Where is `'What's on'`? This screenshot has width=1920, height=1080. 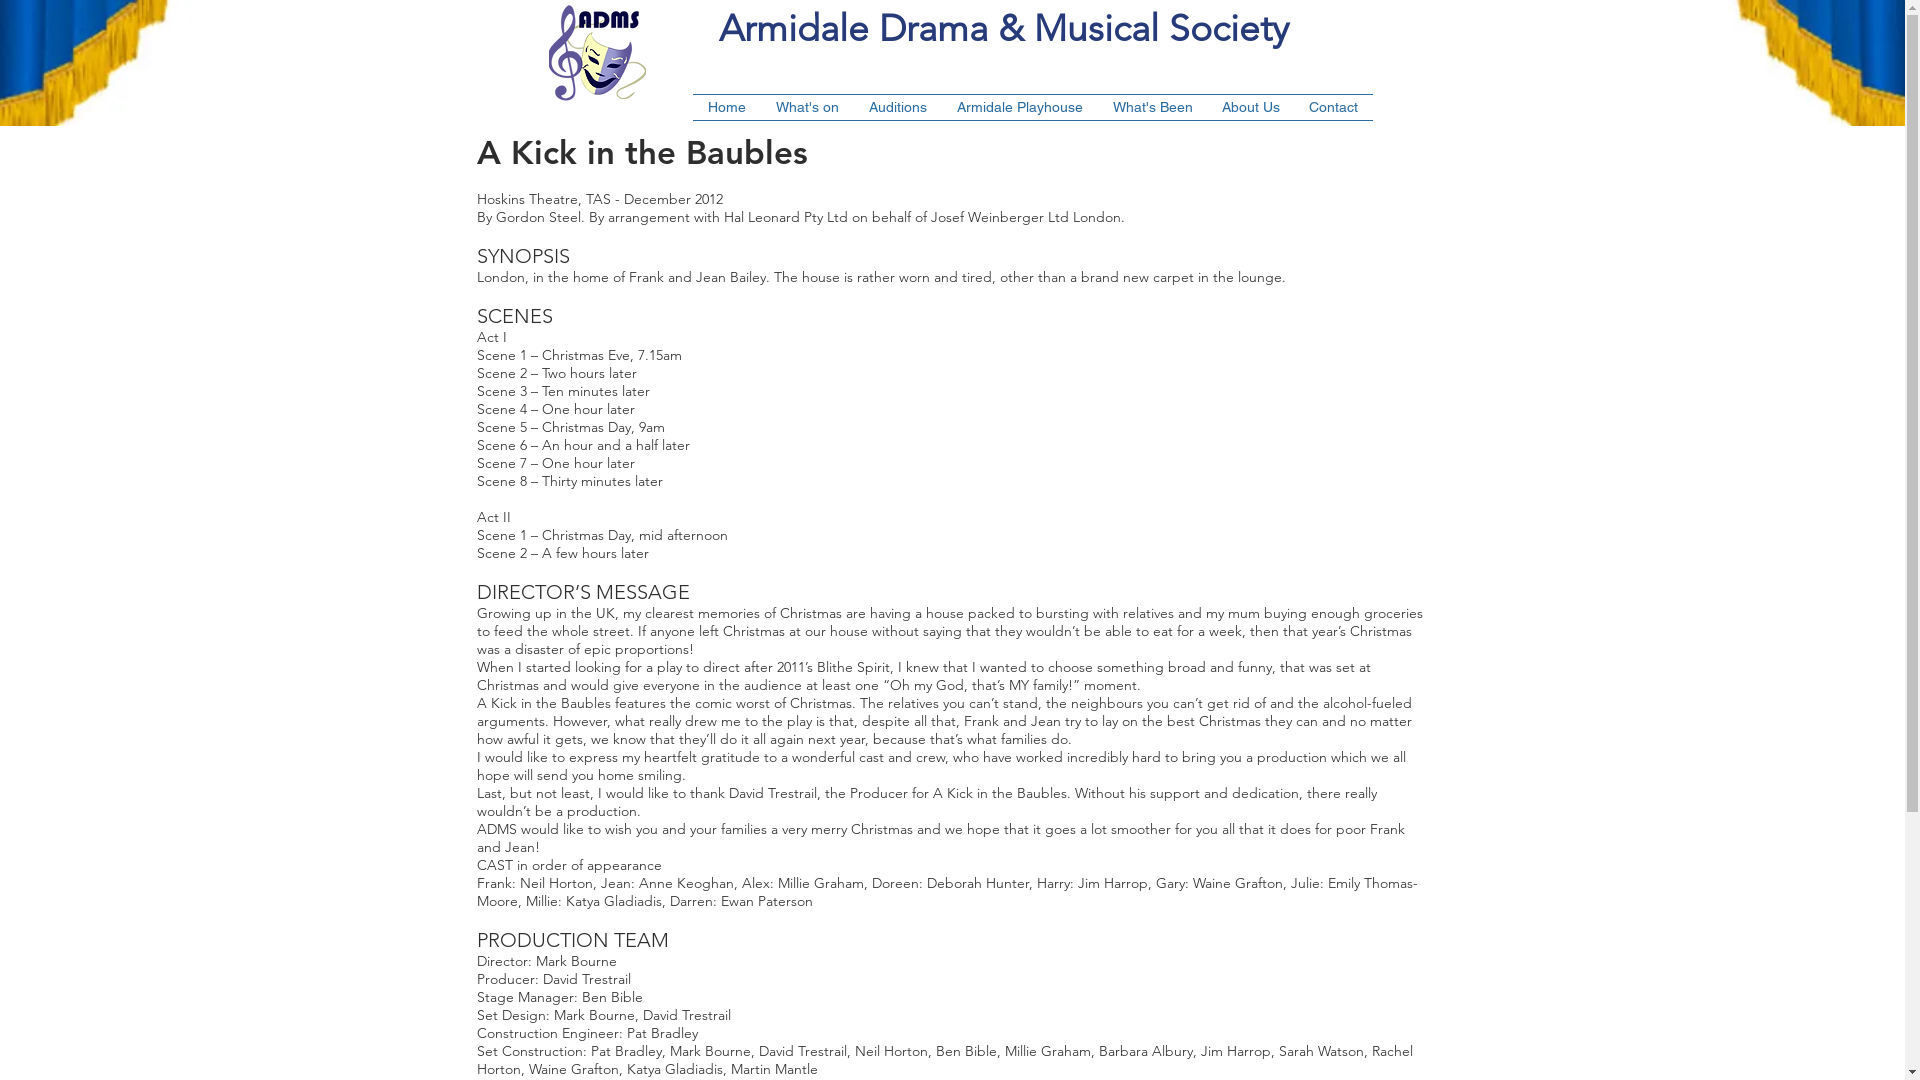 'What's on' is located at coordinates (806, 107).